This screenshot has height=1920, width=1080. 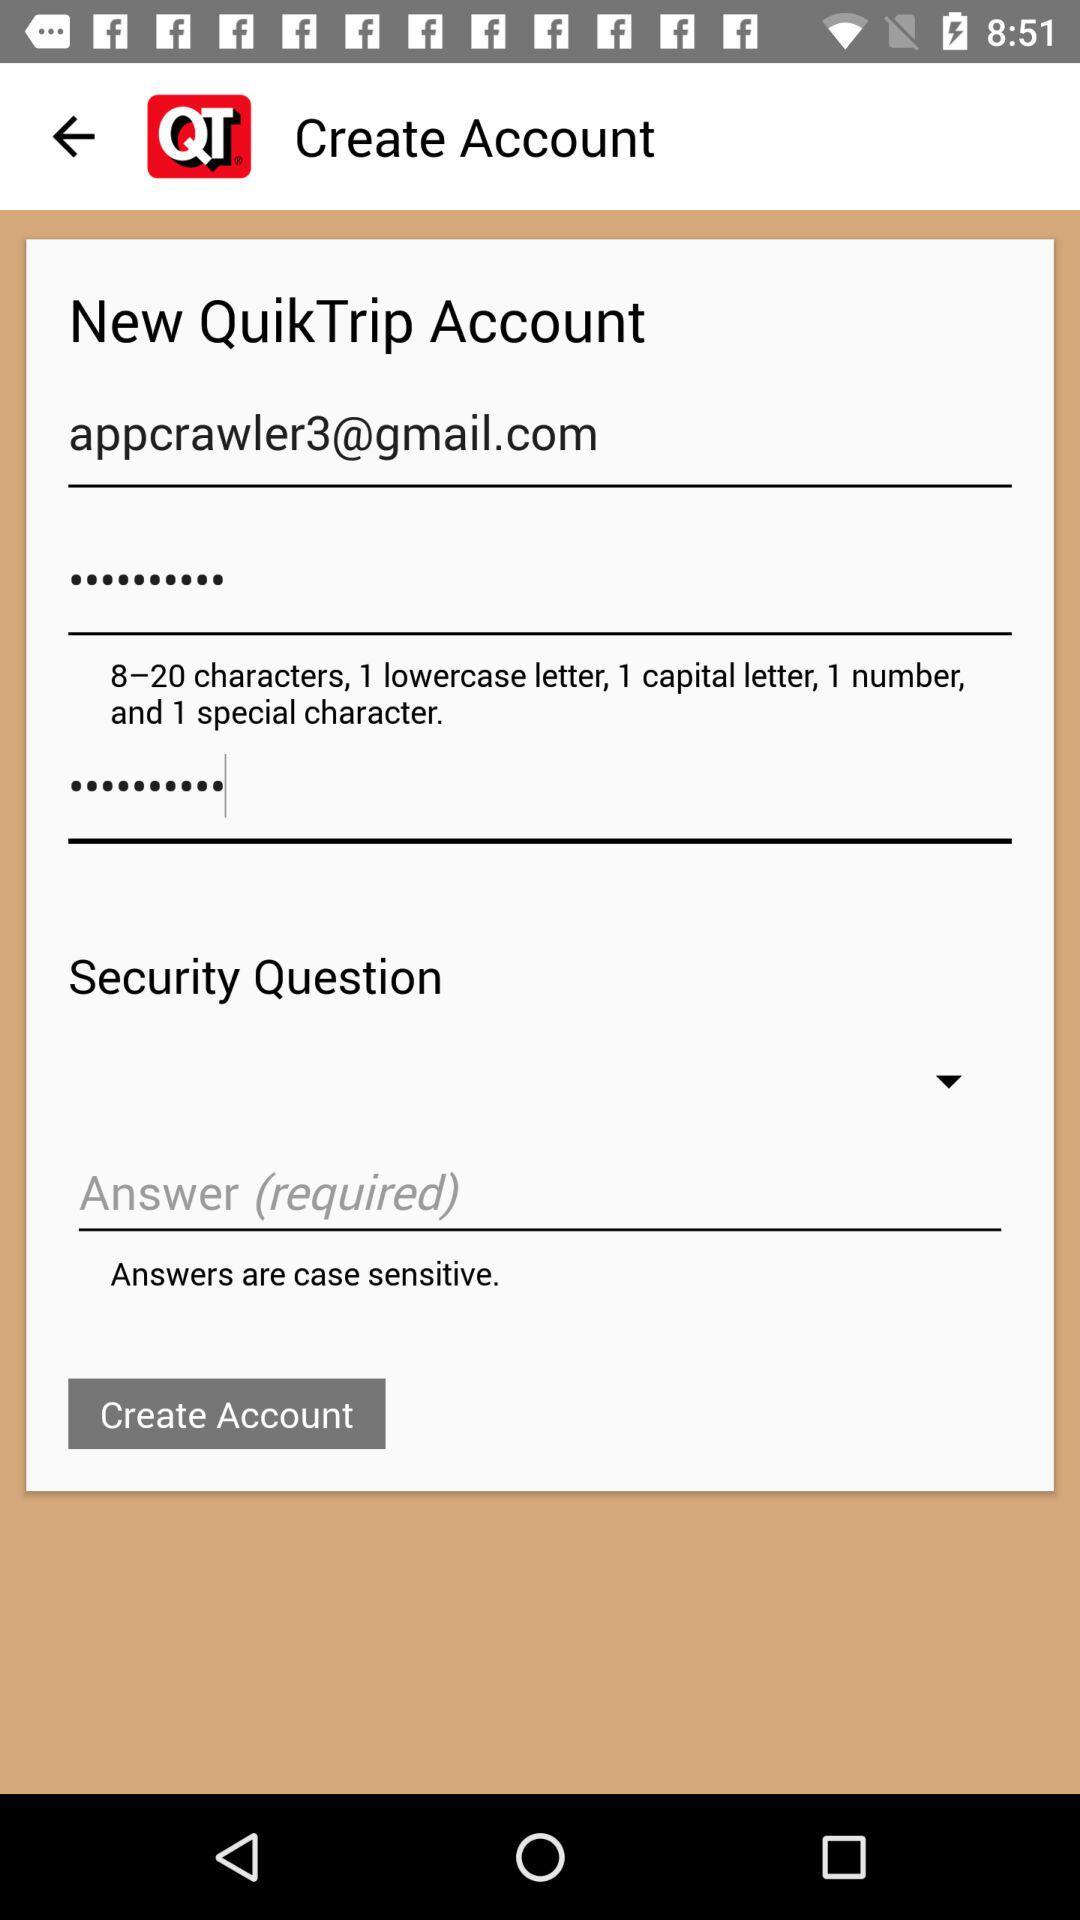 I want to click on icon below new quiktrip account, so click(x=540, y=441).